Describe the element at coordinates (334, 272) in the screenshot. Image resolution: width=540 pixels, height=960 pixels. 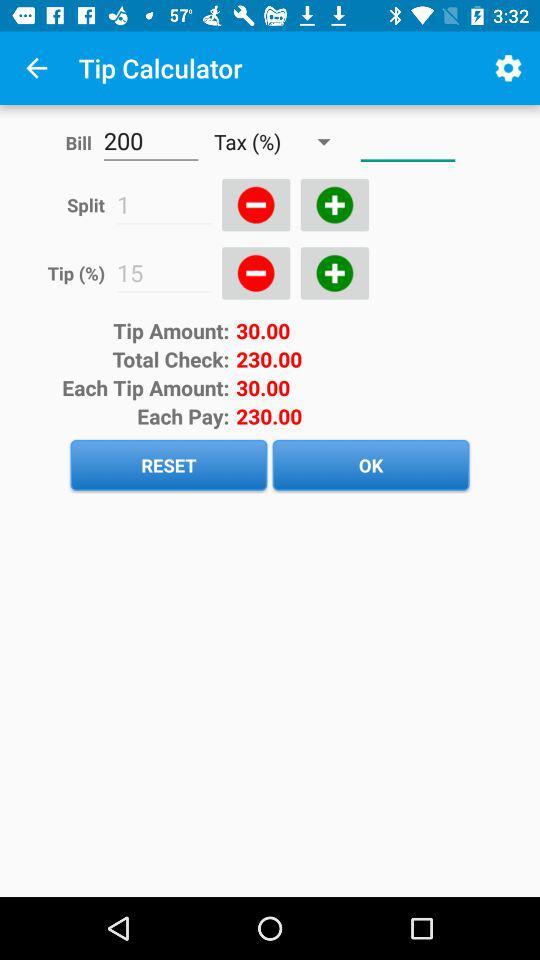
I see `increase tip` at that location.